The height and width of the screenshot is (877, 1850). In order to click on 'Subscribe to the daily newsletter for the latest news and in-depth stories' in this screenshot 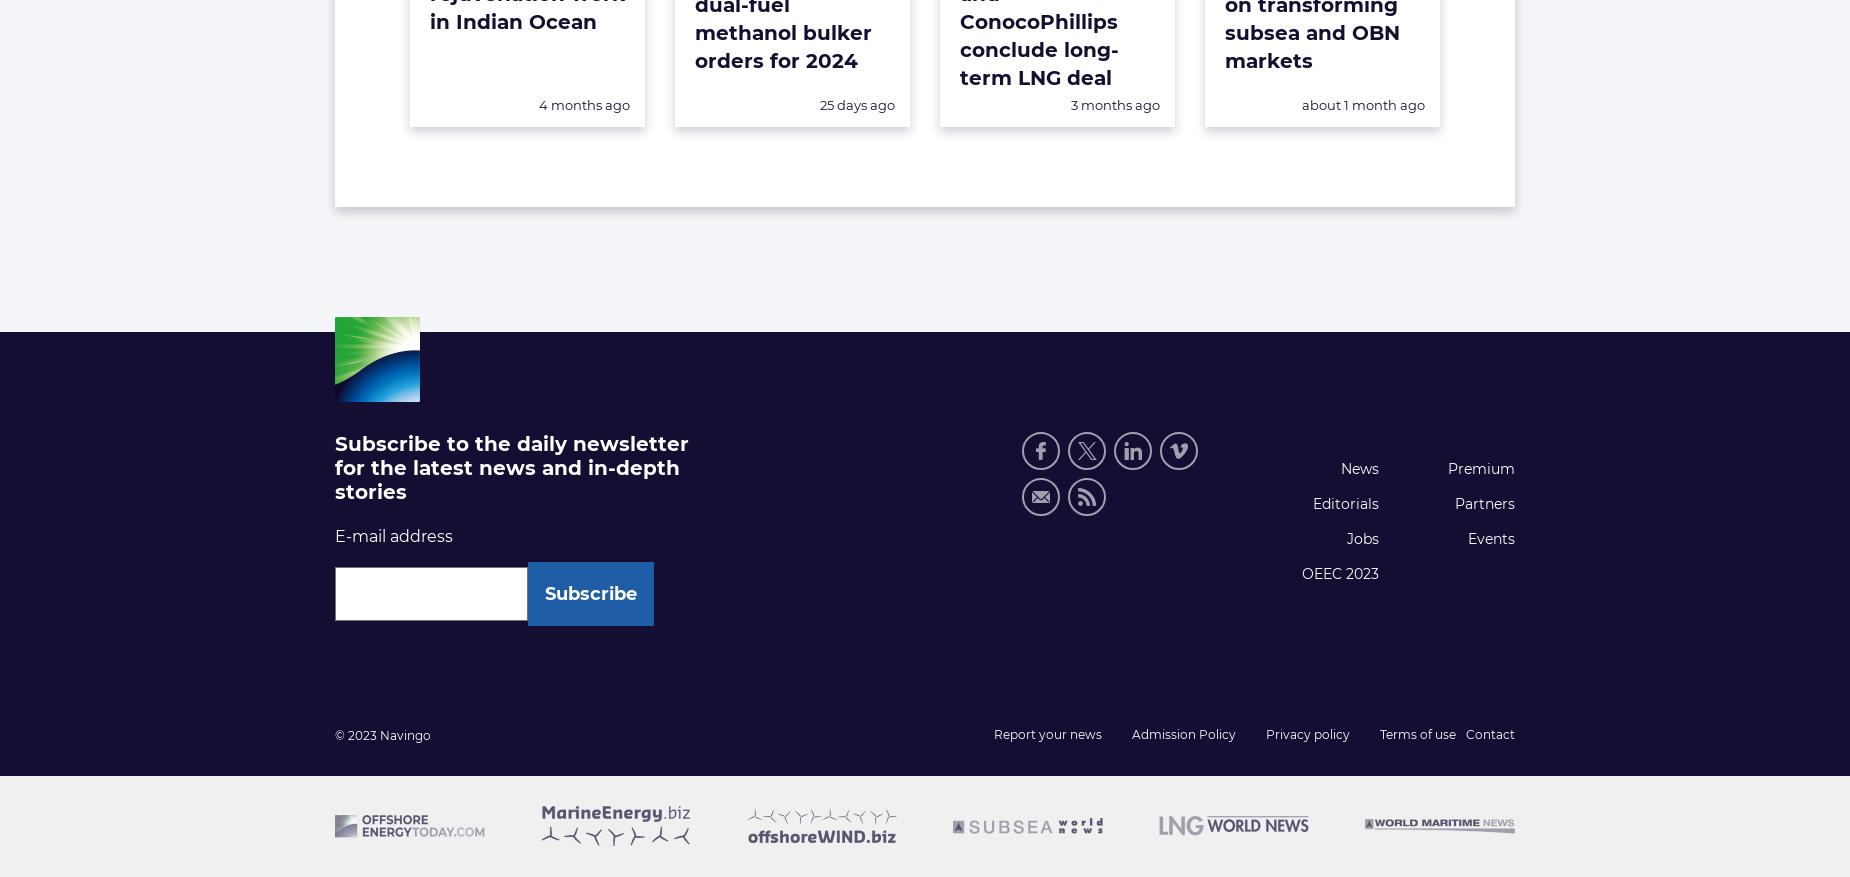, I will do `click(512, 467)`.